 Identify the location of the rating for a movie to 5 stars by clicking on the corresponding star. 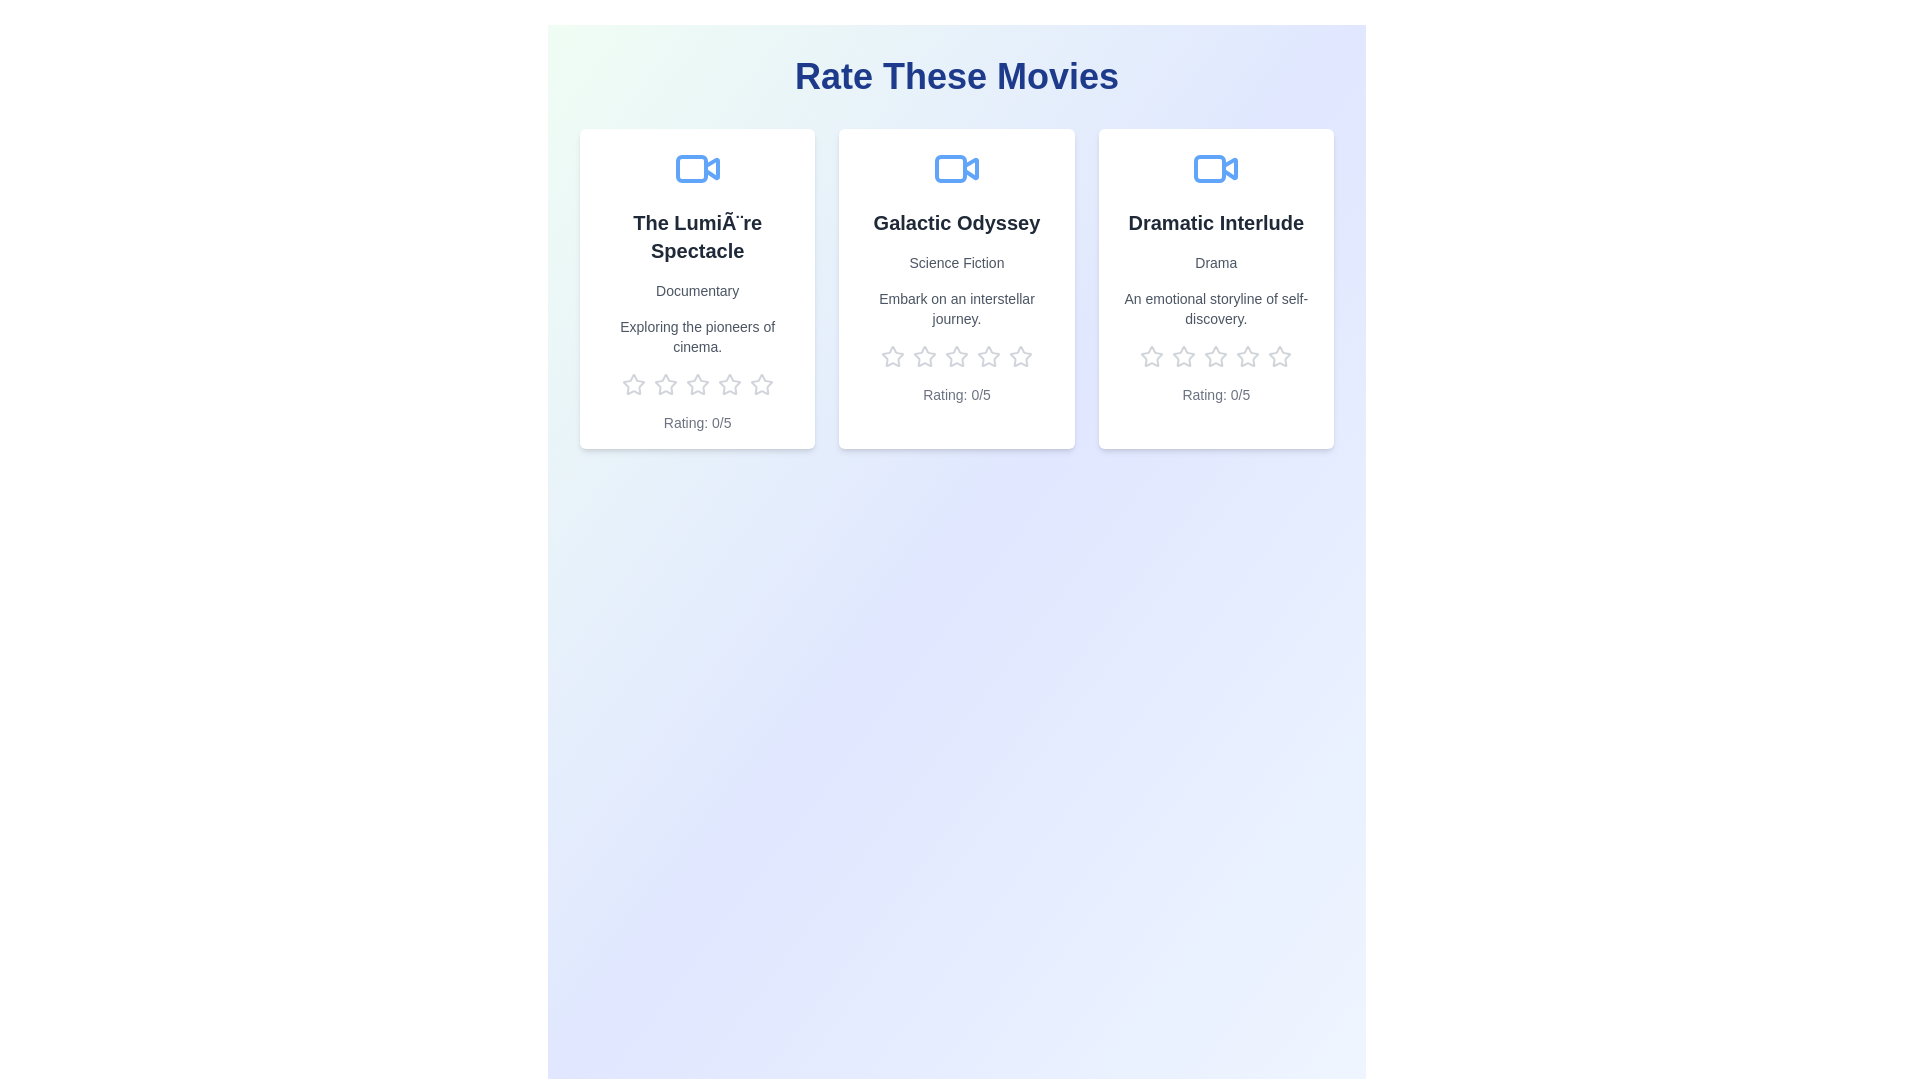
(748, 385).